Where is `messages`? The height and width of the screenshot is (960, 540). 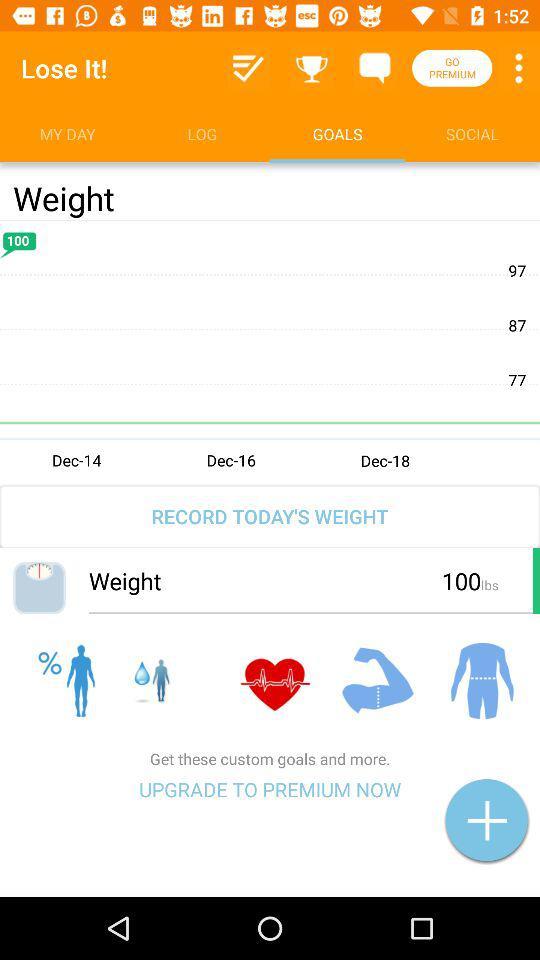
messages is located at coordinates (374, 68).